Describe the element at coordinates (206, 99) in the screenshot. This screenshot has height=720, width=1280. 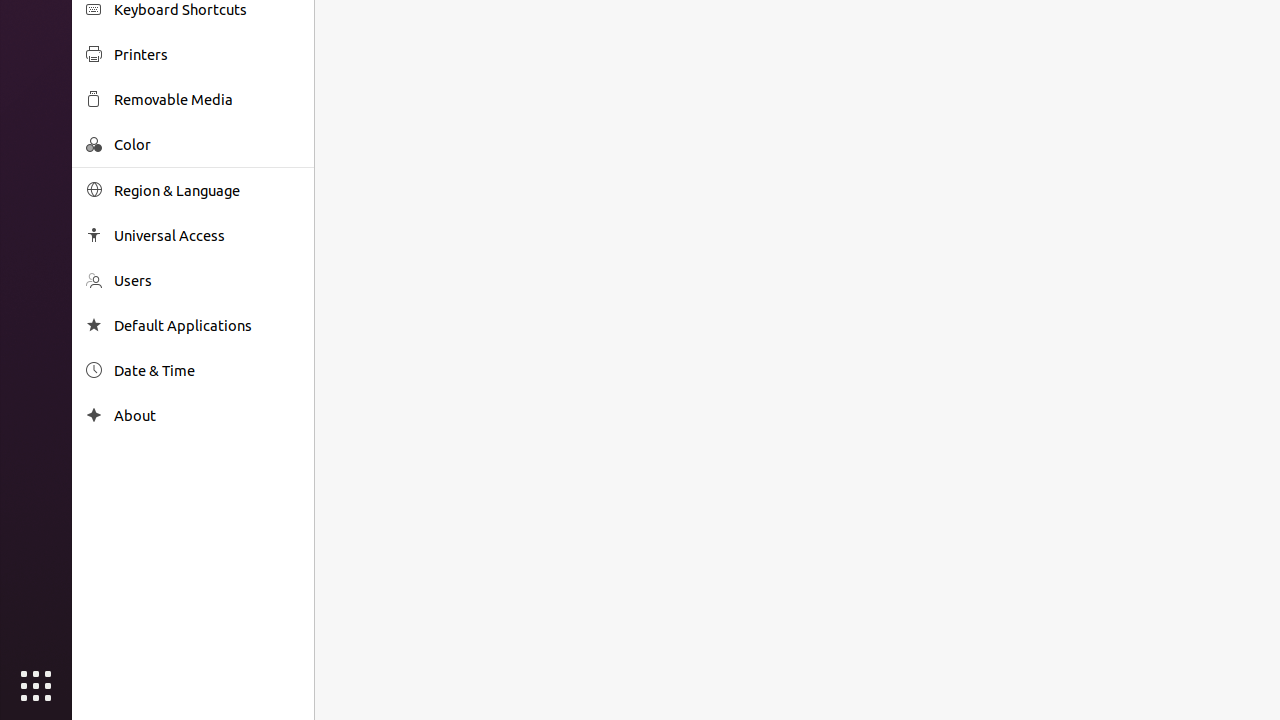
I see `'Removable Media'` at that location.